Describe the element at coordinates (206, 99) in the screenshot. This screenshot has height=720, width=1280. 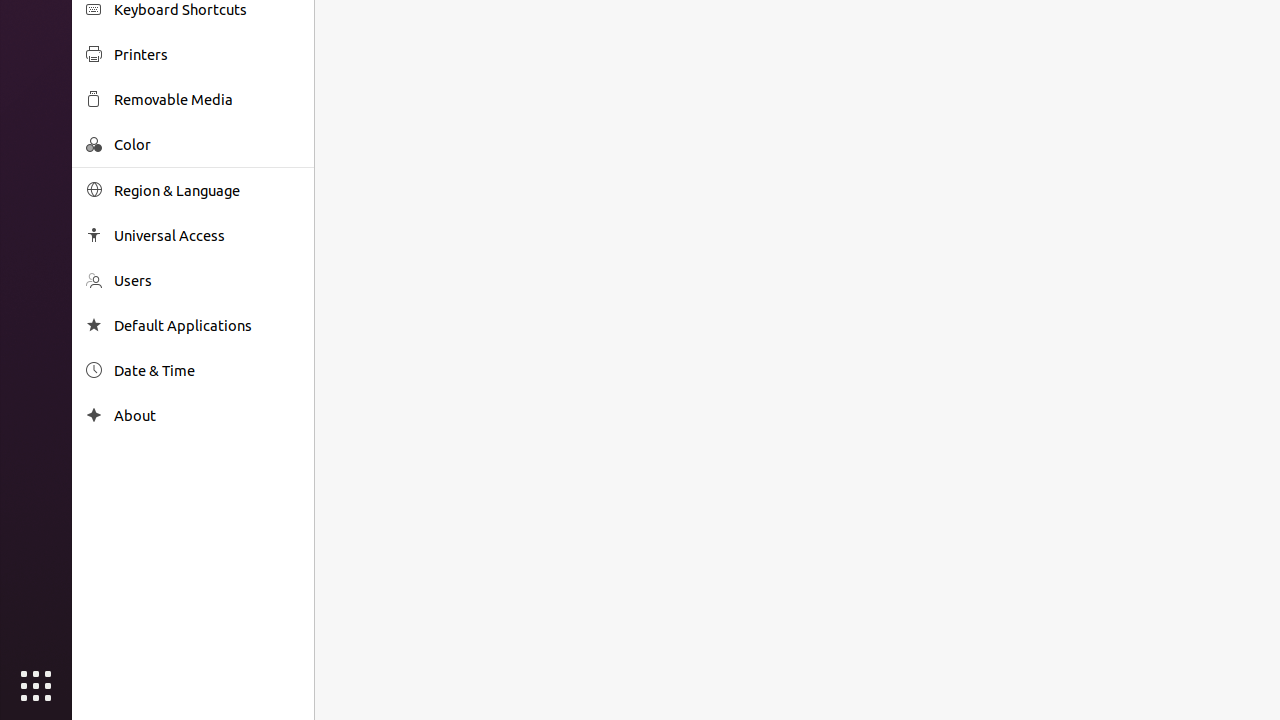
I see `'Removable Media'` at that location.